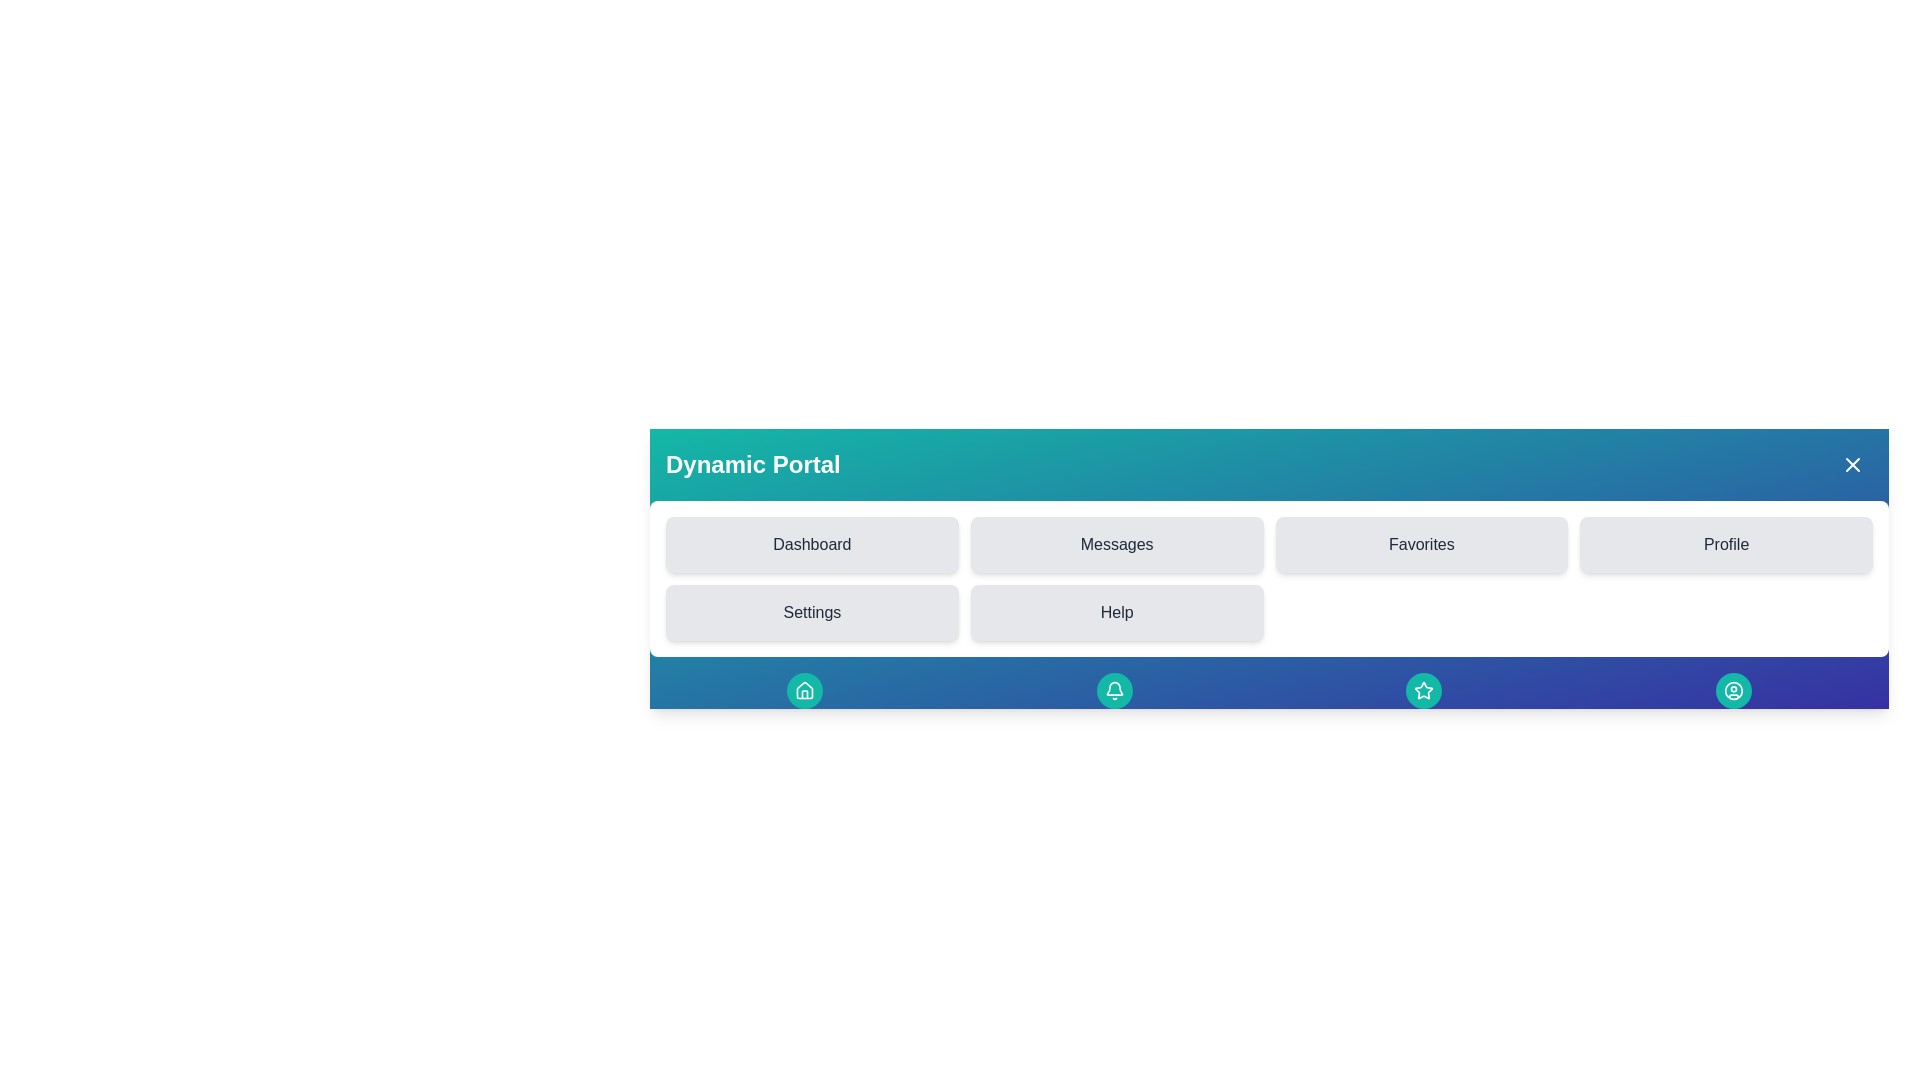 This screenshot has width=1920, height=1080. What do you see at coordinates (811, 544) in the screenshot?
I see `the menu item labeled Dashboard to navigate to the corresponding section` at bounding box center [811, 544].